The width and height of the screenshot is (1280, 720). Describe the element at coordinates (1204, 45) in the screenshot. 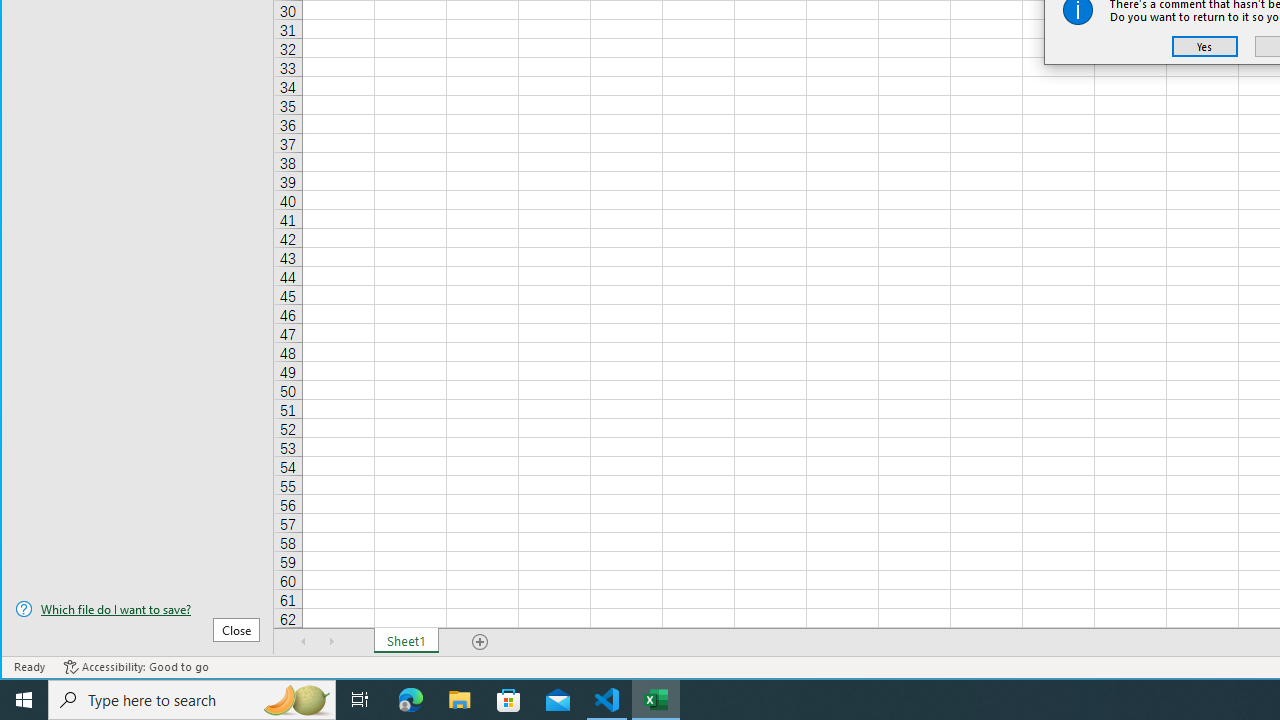

I see `'Yes'` at that location.